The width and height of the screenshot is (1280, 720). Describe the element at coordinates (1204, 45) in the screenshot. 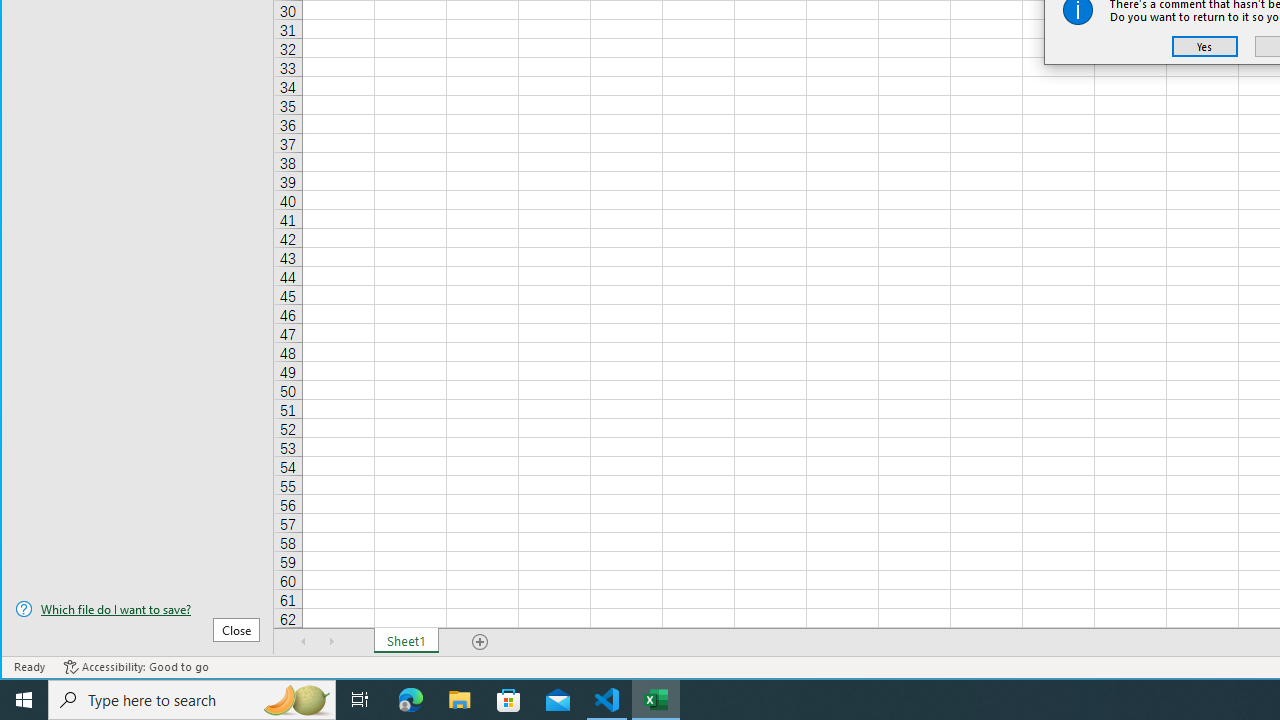

I see `'Yes'` at that location.